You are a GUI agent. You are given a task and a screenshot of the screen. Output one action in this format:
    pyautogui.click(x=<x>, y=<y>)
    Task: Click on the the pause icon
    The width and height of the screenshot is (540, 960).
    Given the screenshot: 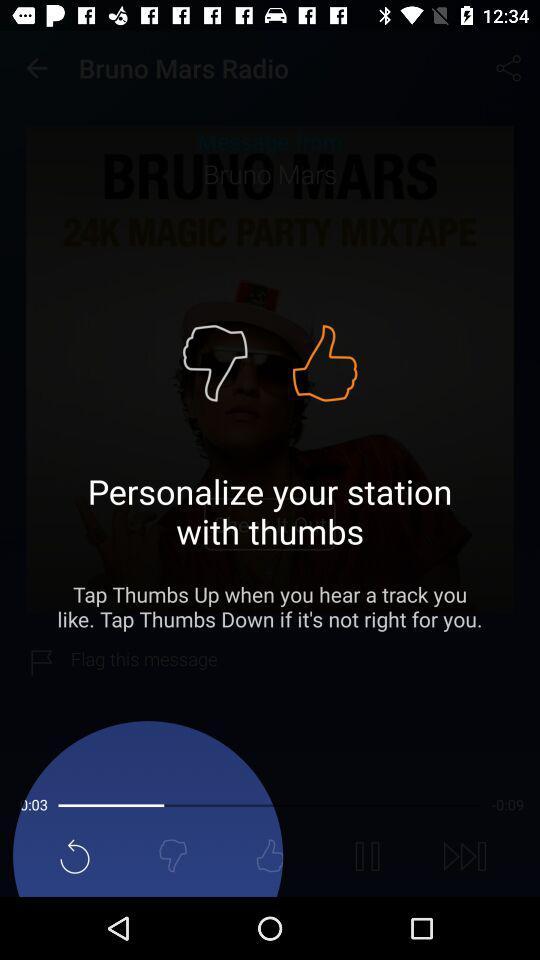 What is the action you would take?
    pyautogui.click(x=366, y=855)
    